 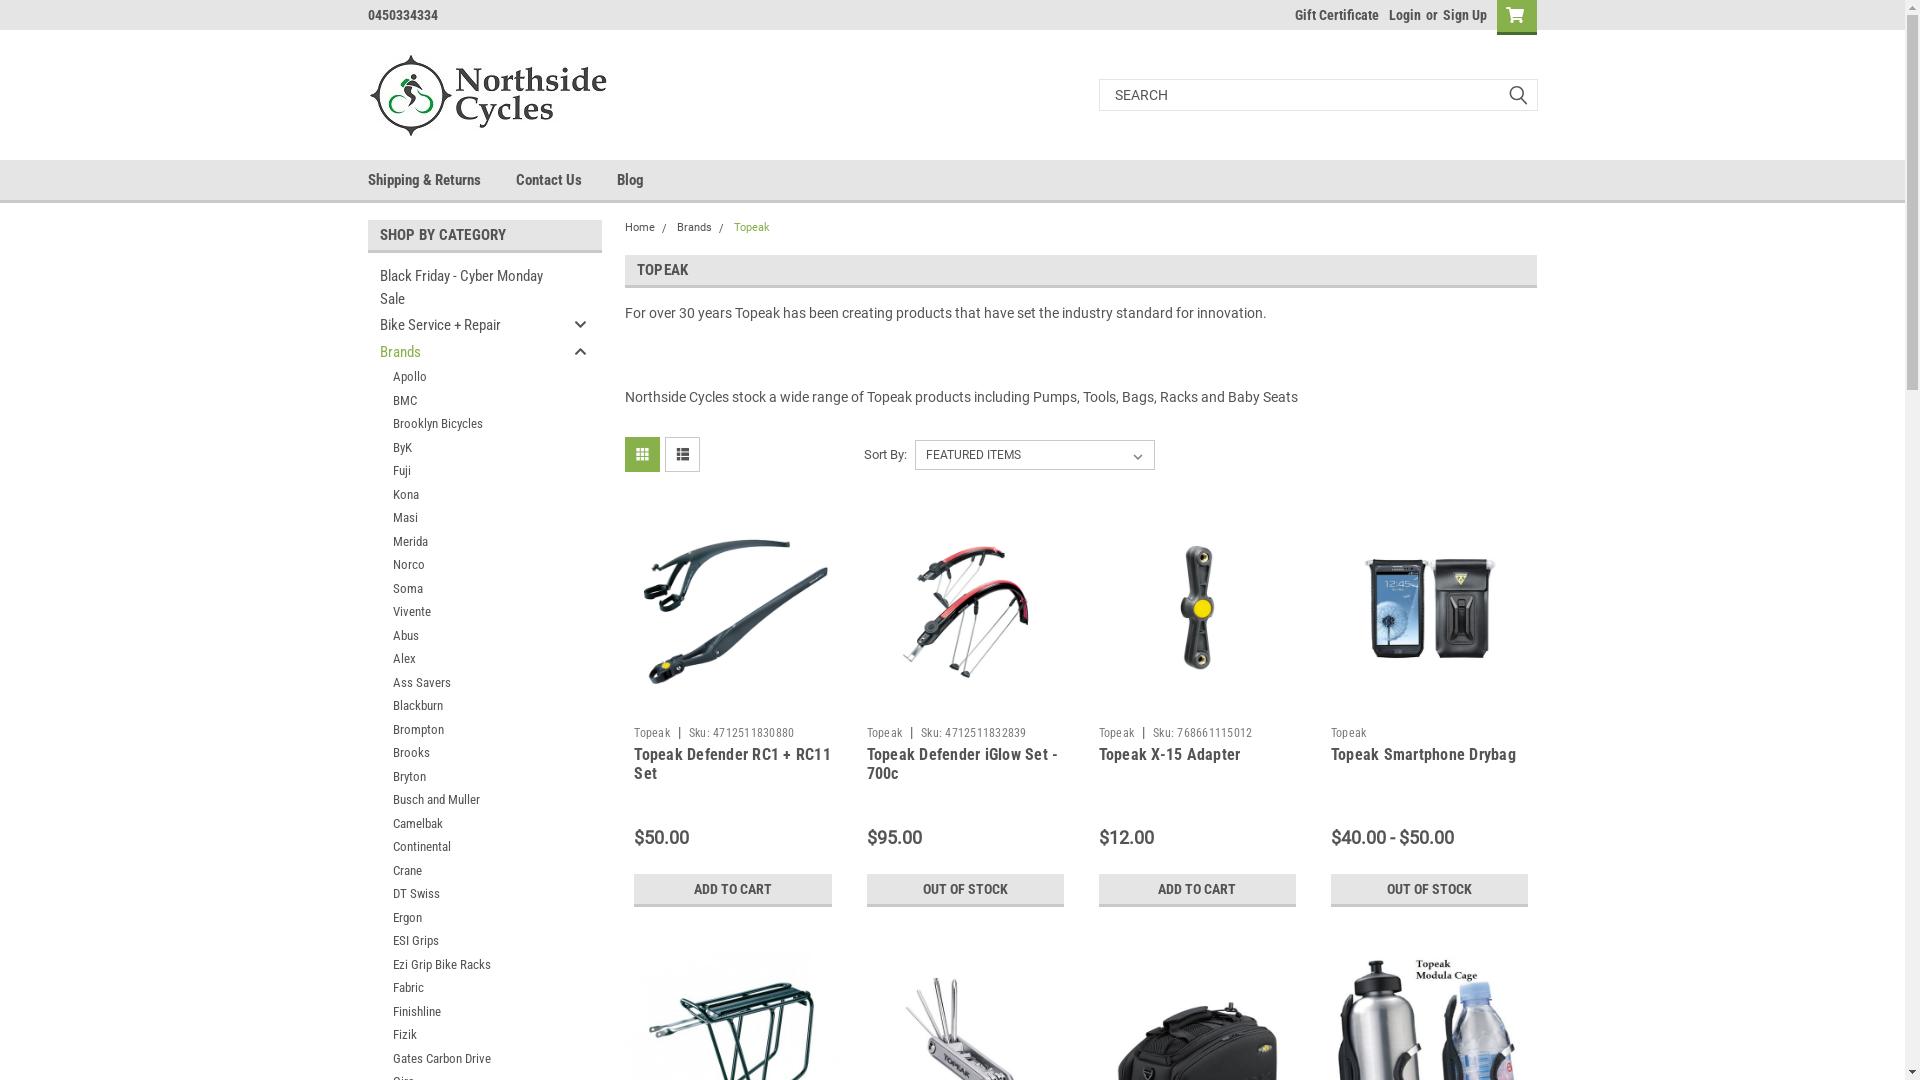 I want to click on 'Blackburn', so click(x=466, y=704).